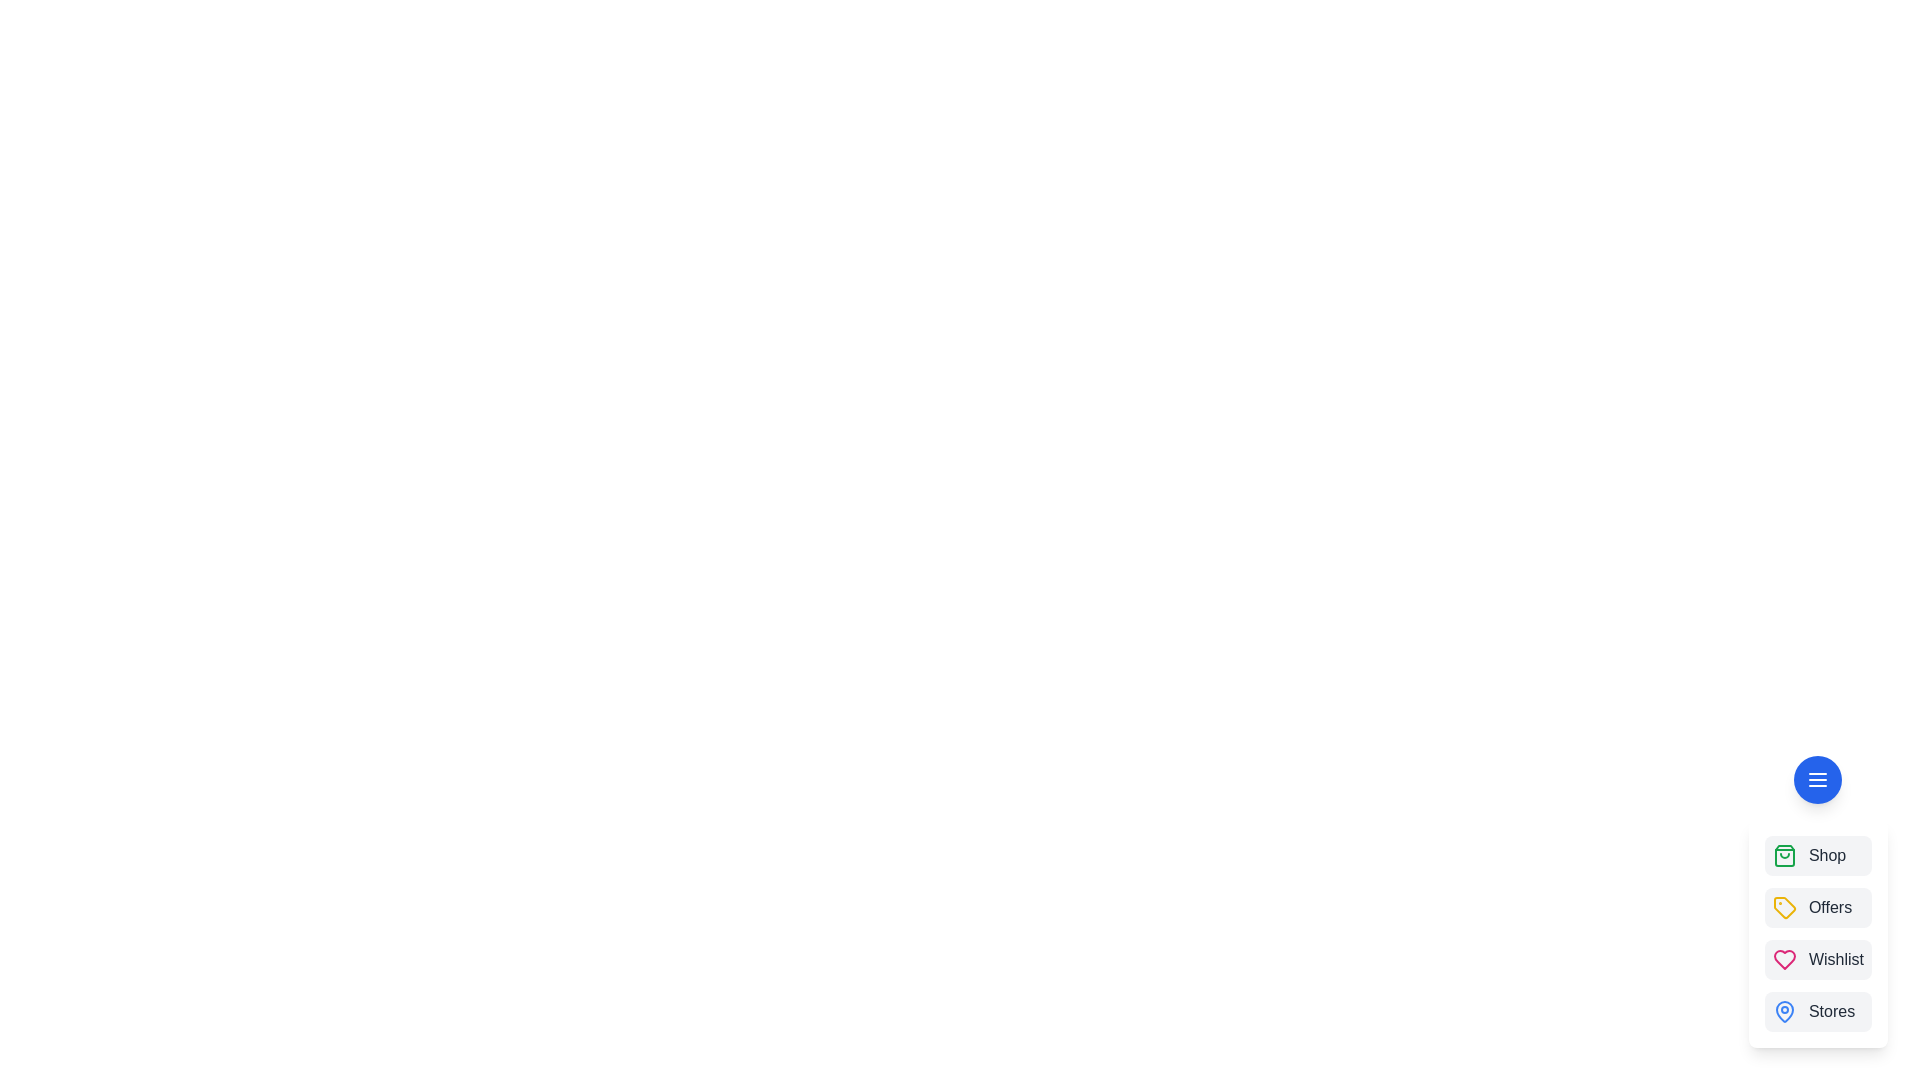  What do you see at coordinates (1818, 907) in the screenshot?
I see `the 'Offers' button` at bounding box center [1818, 907].